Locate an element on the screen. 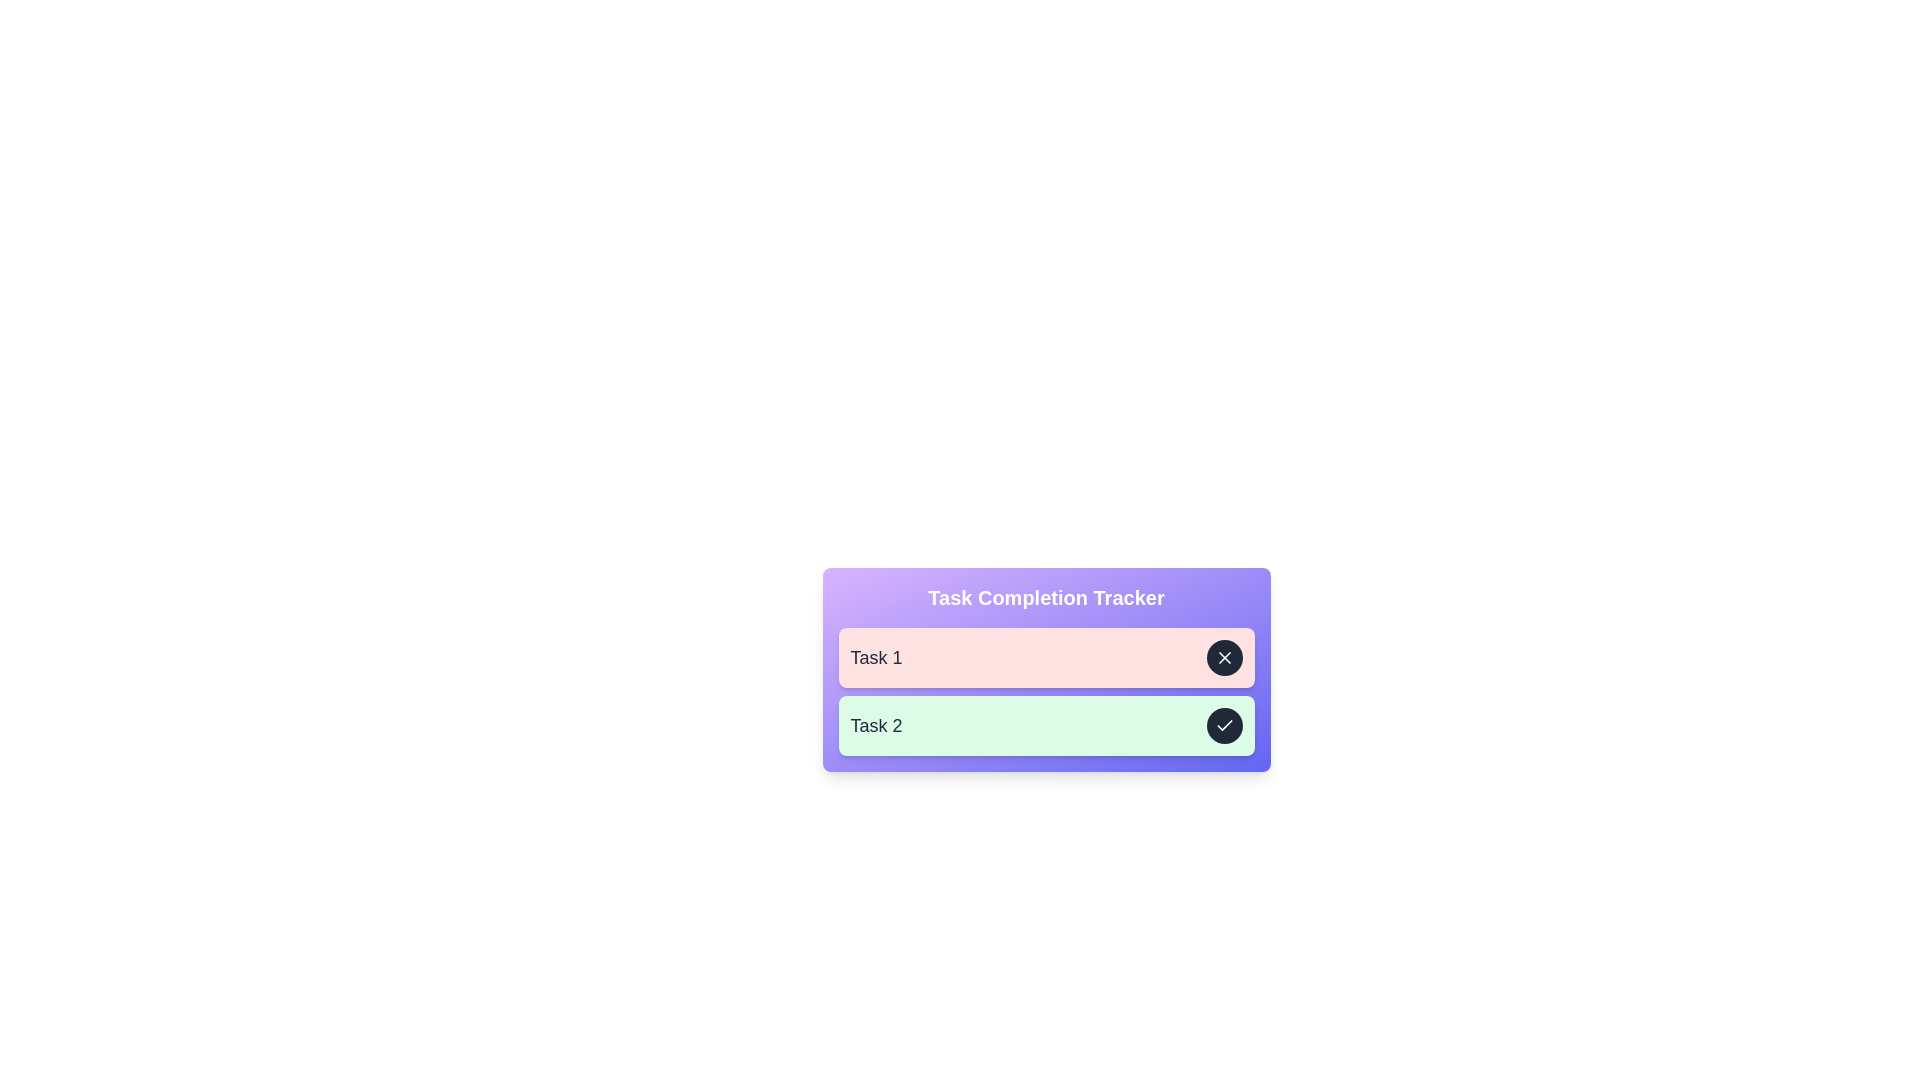 The image size is (1920, 1080). the task card representing the second task in the task tracker interface, which is located beneath 'Task 1' is located at coordinates (1045, 725).